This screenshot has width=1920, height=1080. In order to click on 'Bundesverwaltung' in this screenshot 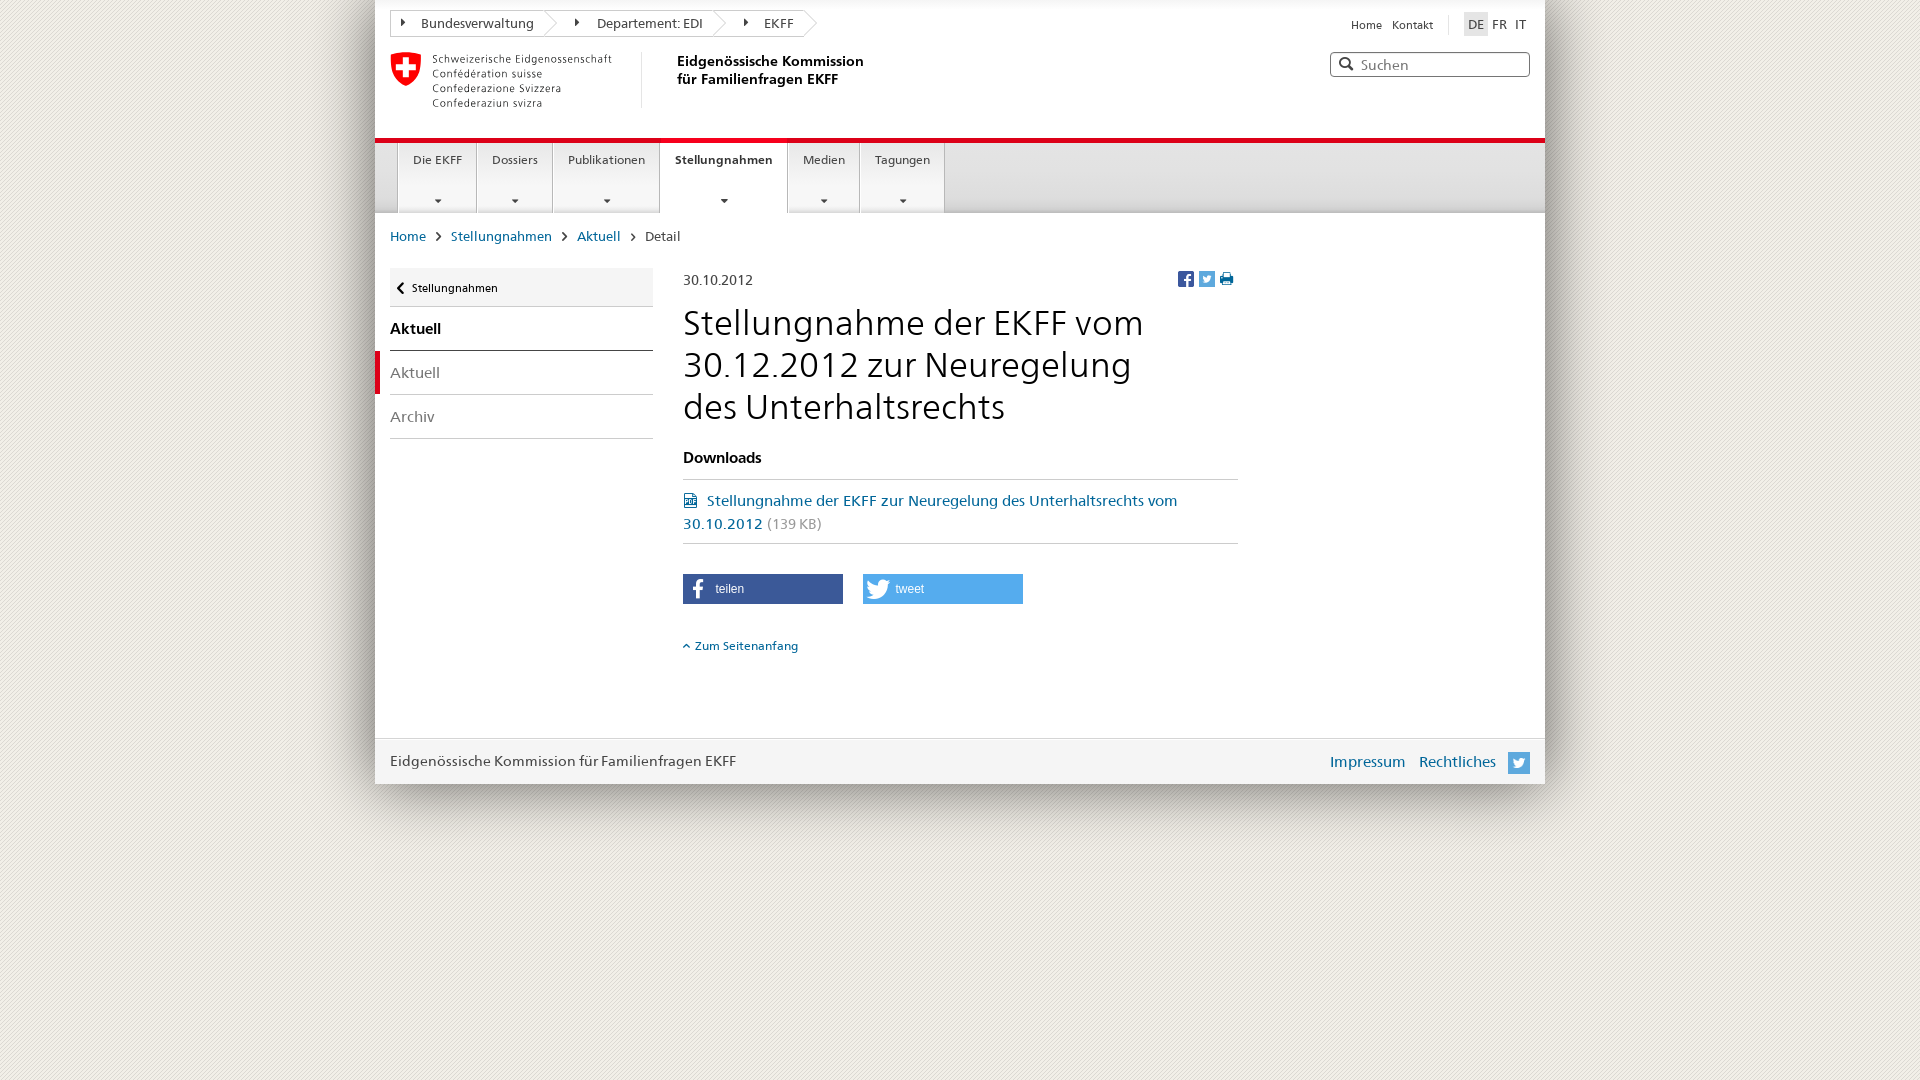, I will do `click(465, 23)`.